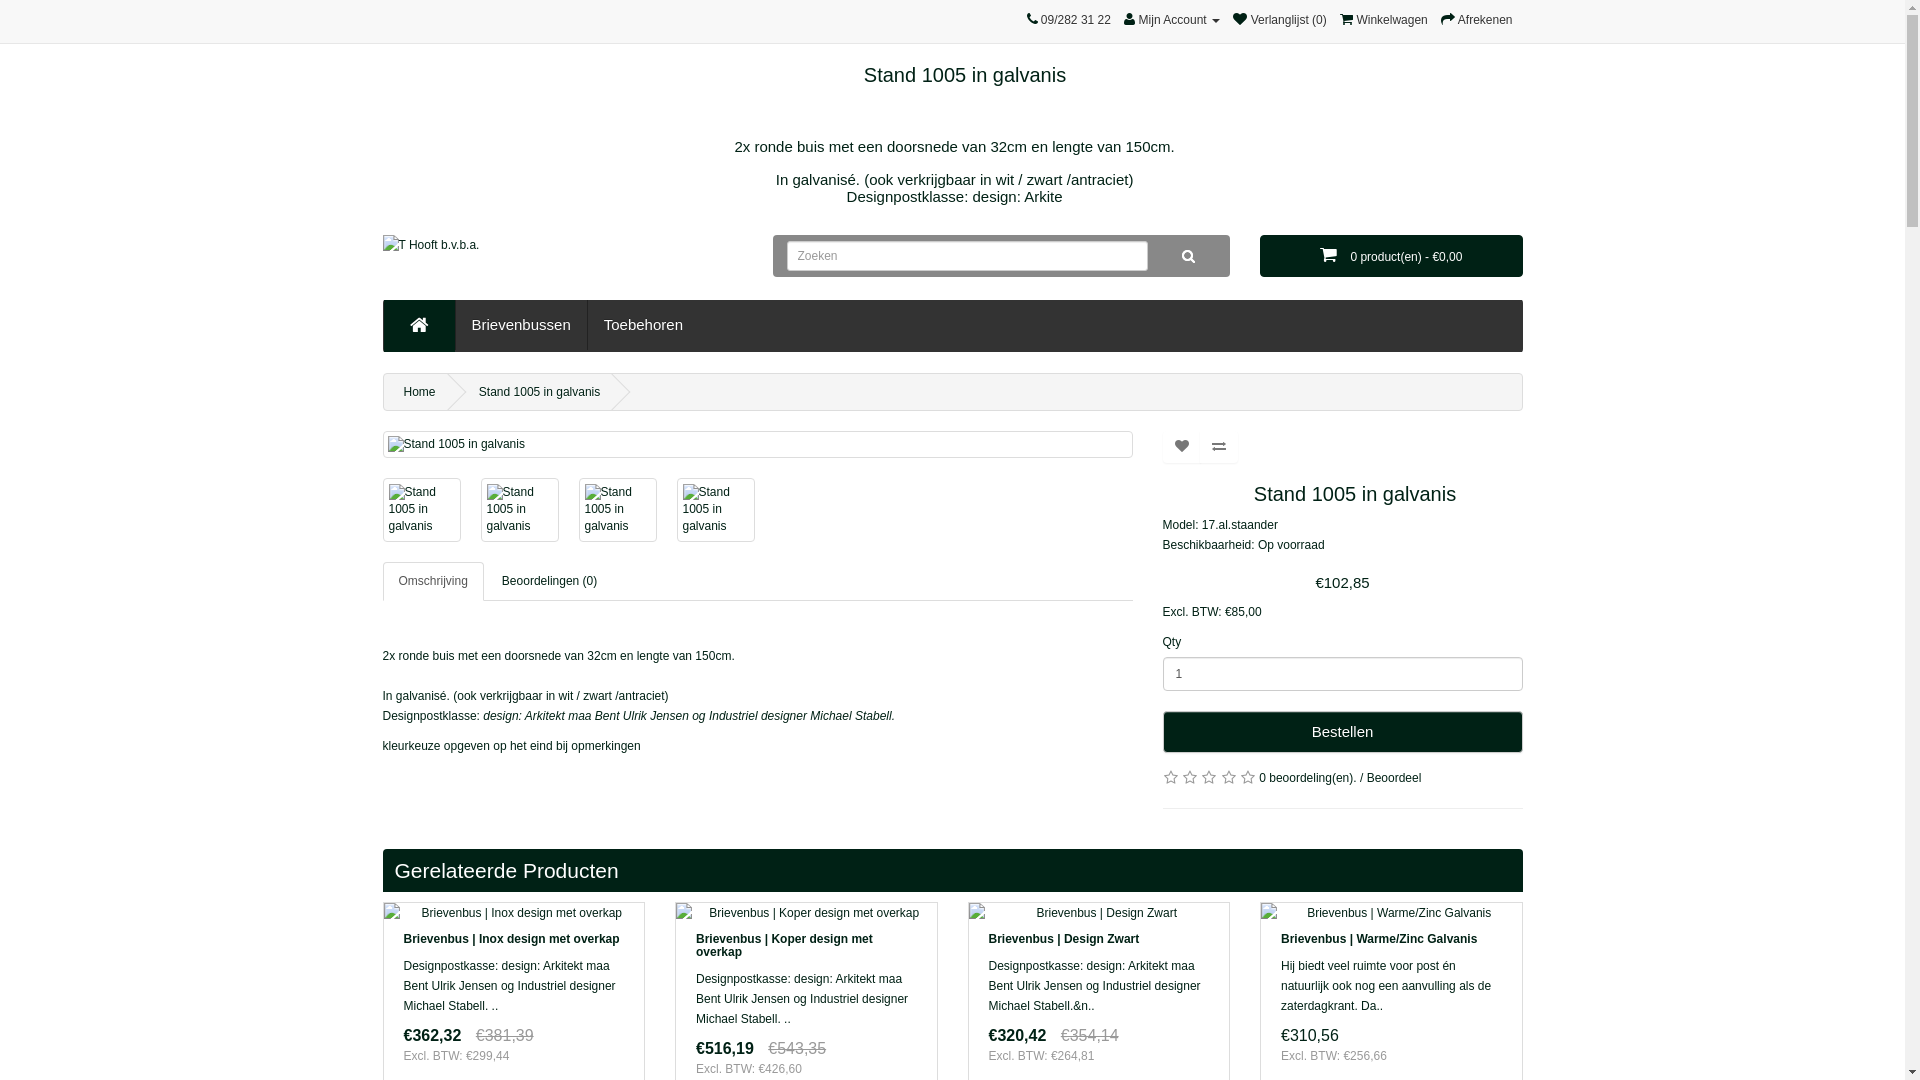 The image size is (1920, 1080). Describe the element at coordinates (1342, 732) in the screenshot. I see `'Bestellen'` at that location.